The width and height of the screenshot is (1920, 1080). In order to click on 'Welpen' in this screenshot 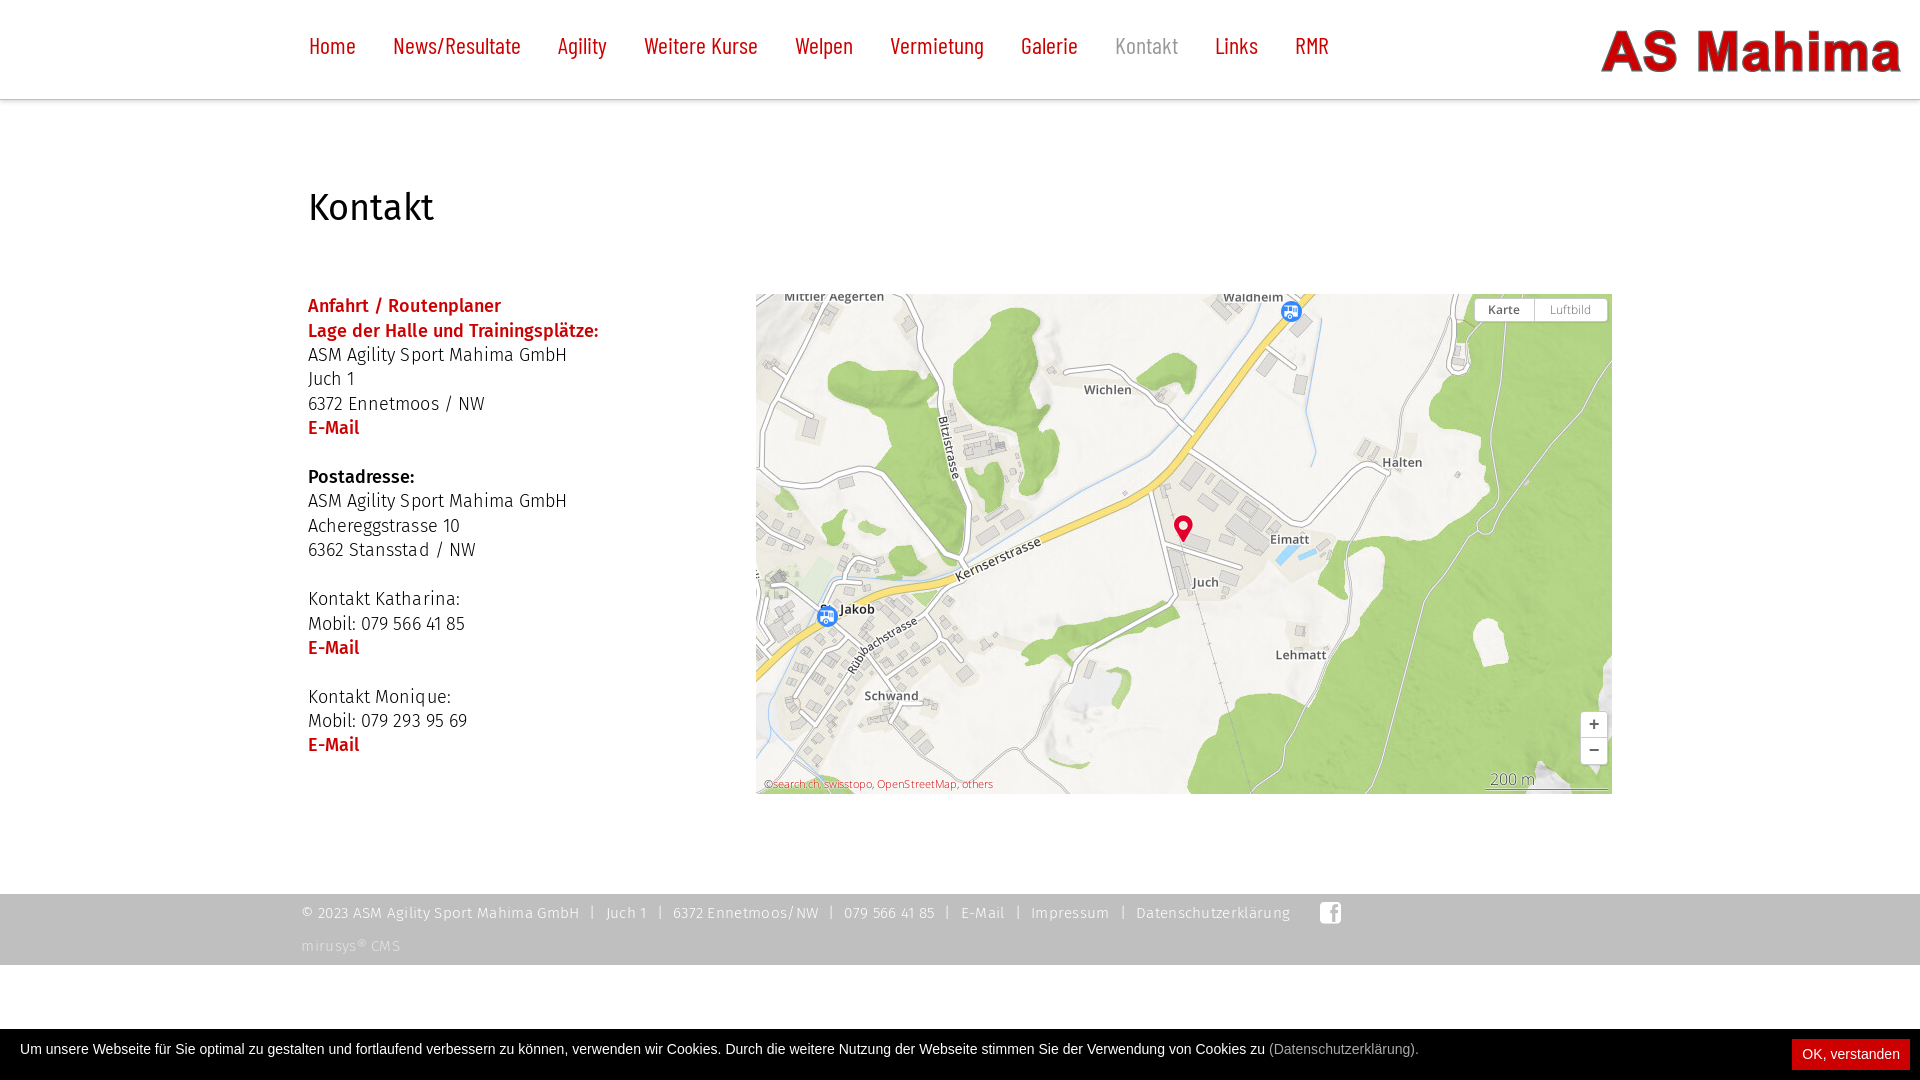, I will do `click(824, 49)`.